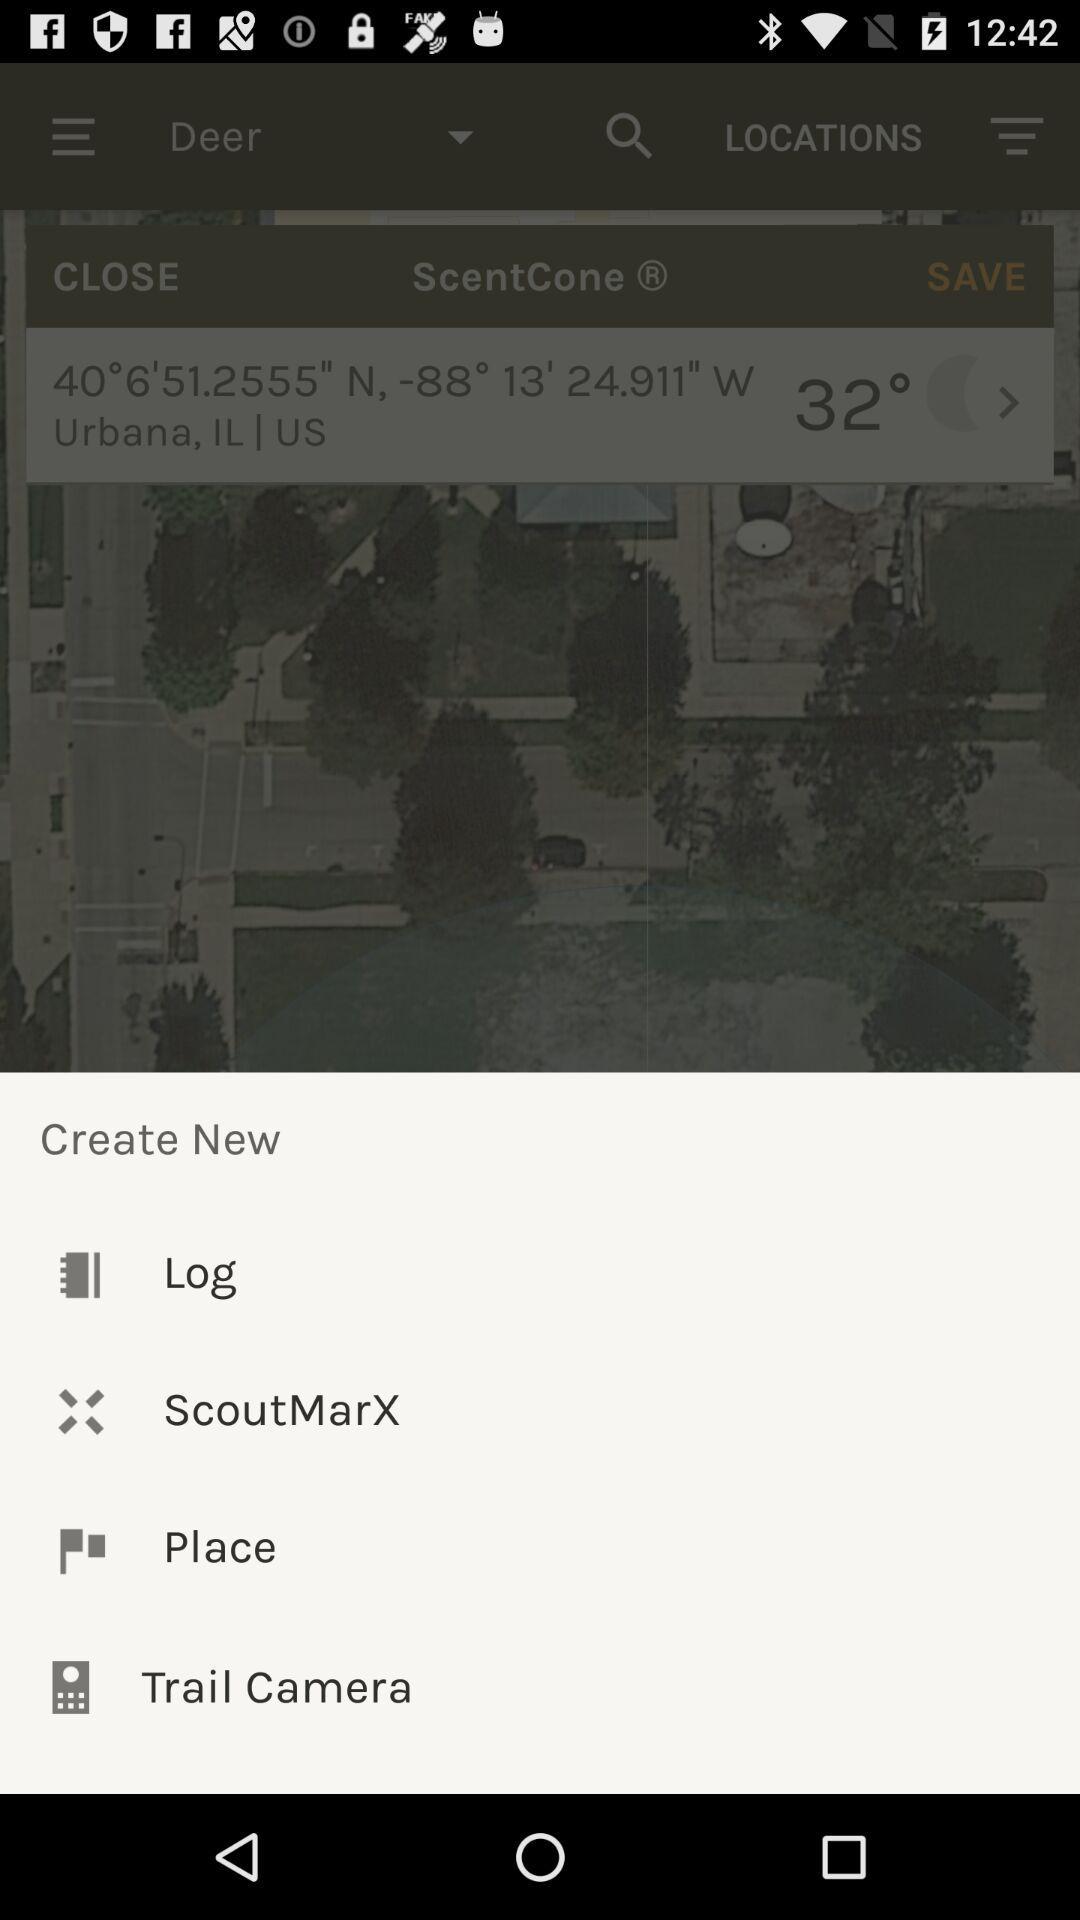 Image resolution: width=1080 pixels, height=1920 pixels. Describe the element at coordinates (540, 1549) in the screenshot. I see `the icon below the scoutmarx icon` at that location.